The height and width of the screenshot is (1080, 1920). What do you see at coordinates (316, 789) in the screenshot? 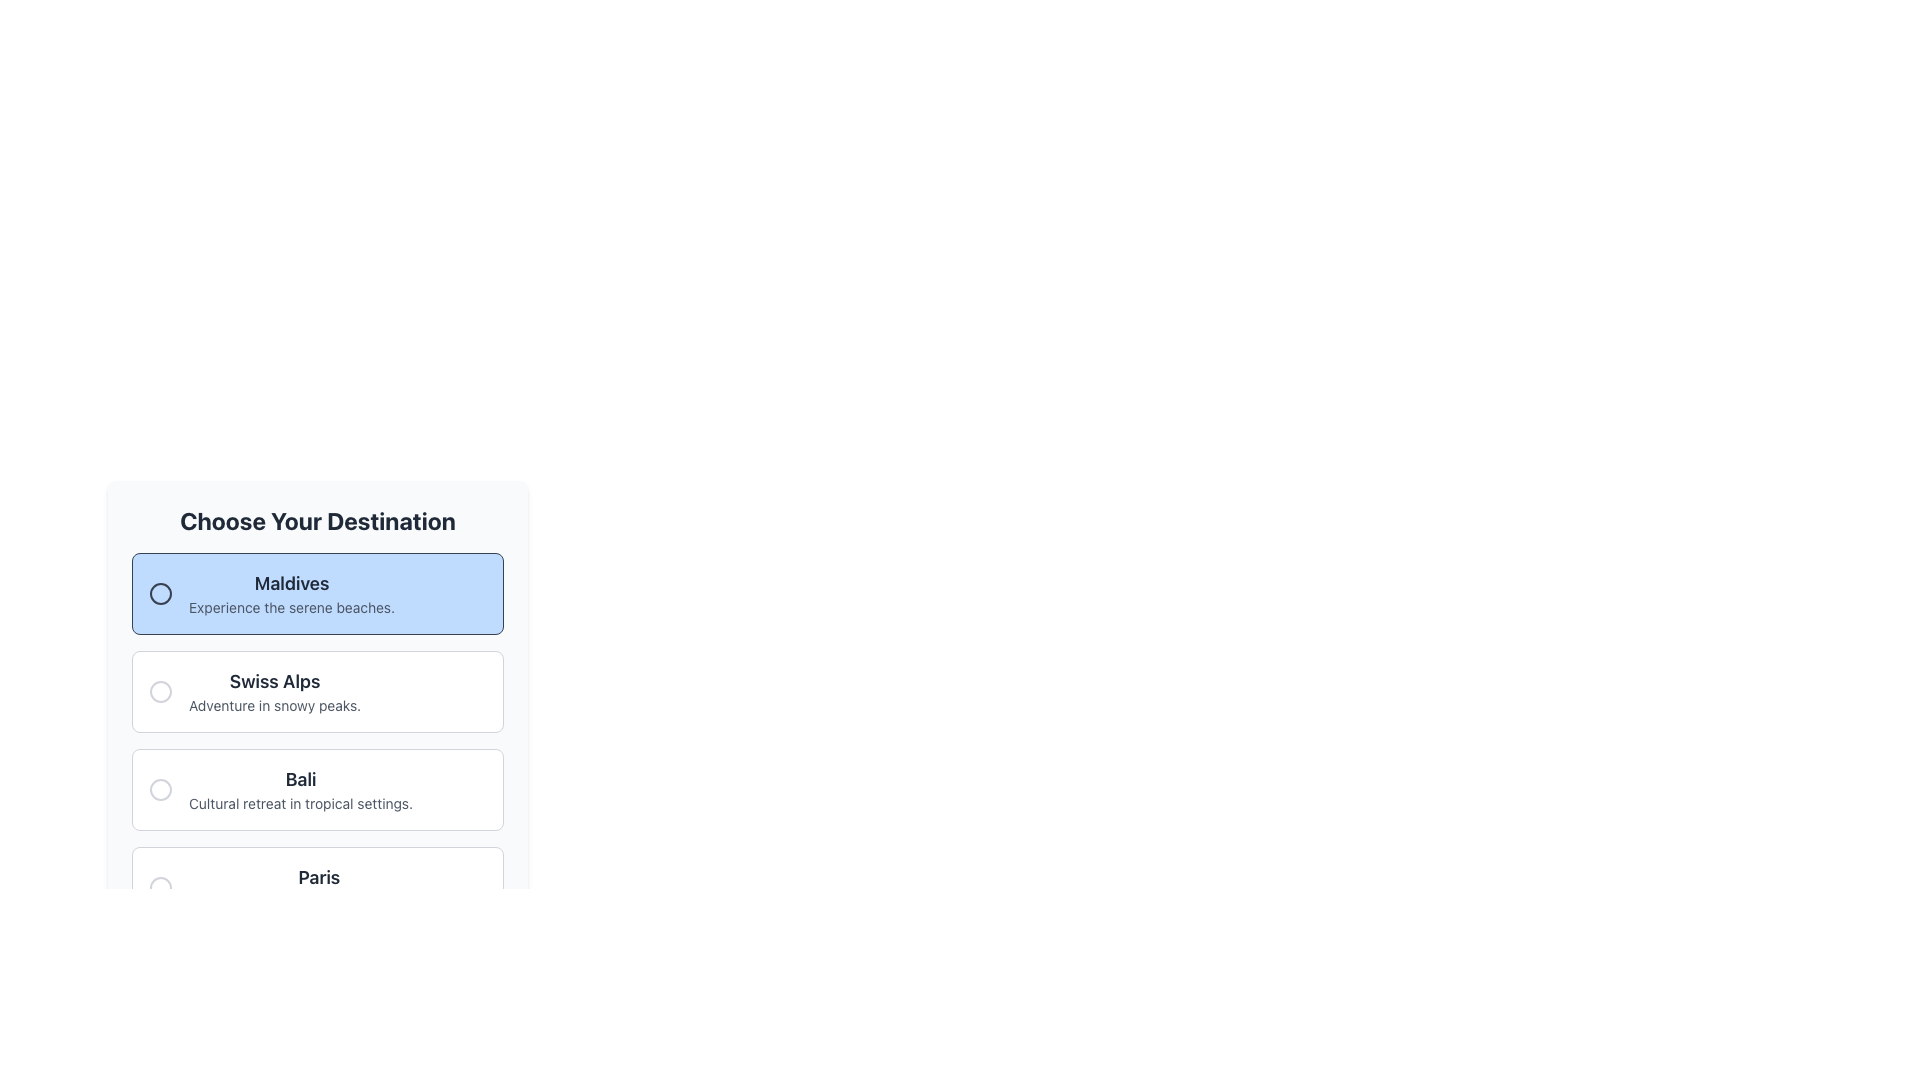
I see `to select the 'Bali' option, which is the third card in a vertical list of four cards, located below 'Maldives' and 'Swiss Alps', and above 'Paris'` at bounding box center [316, 789].